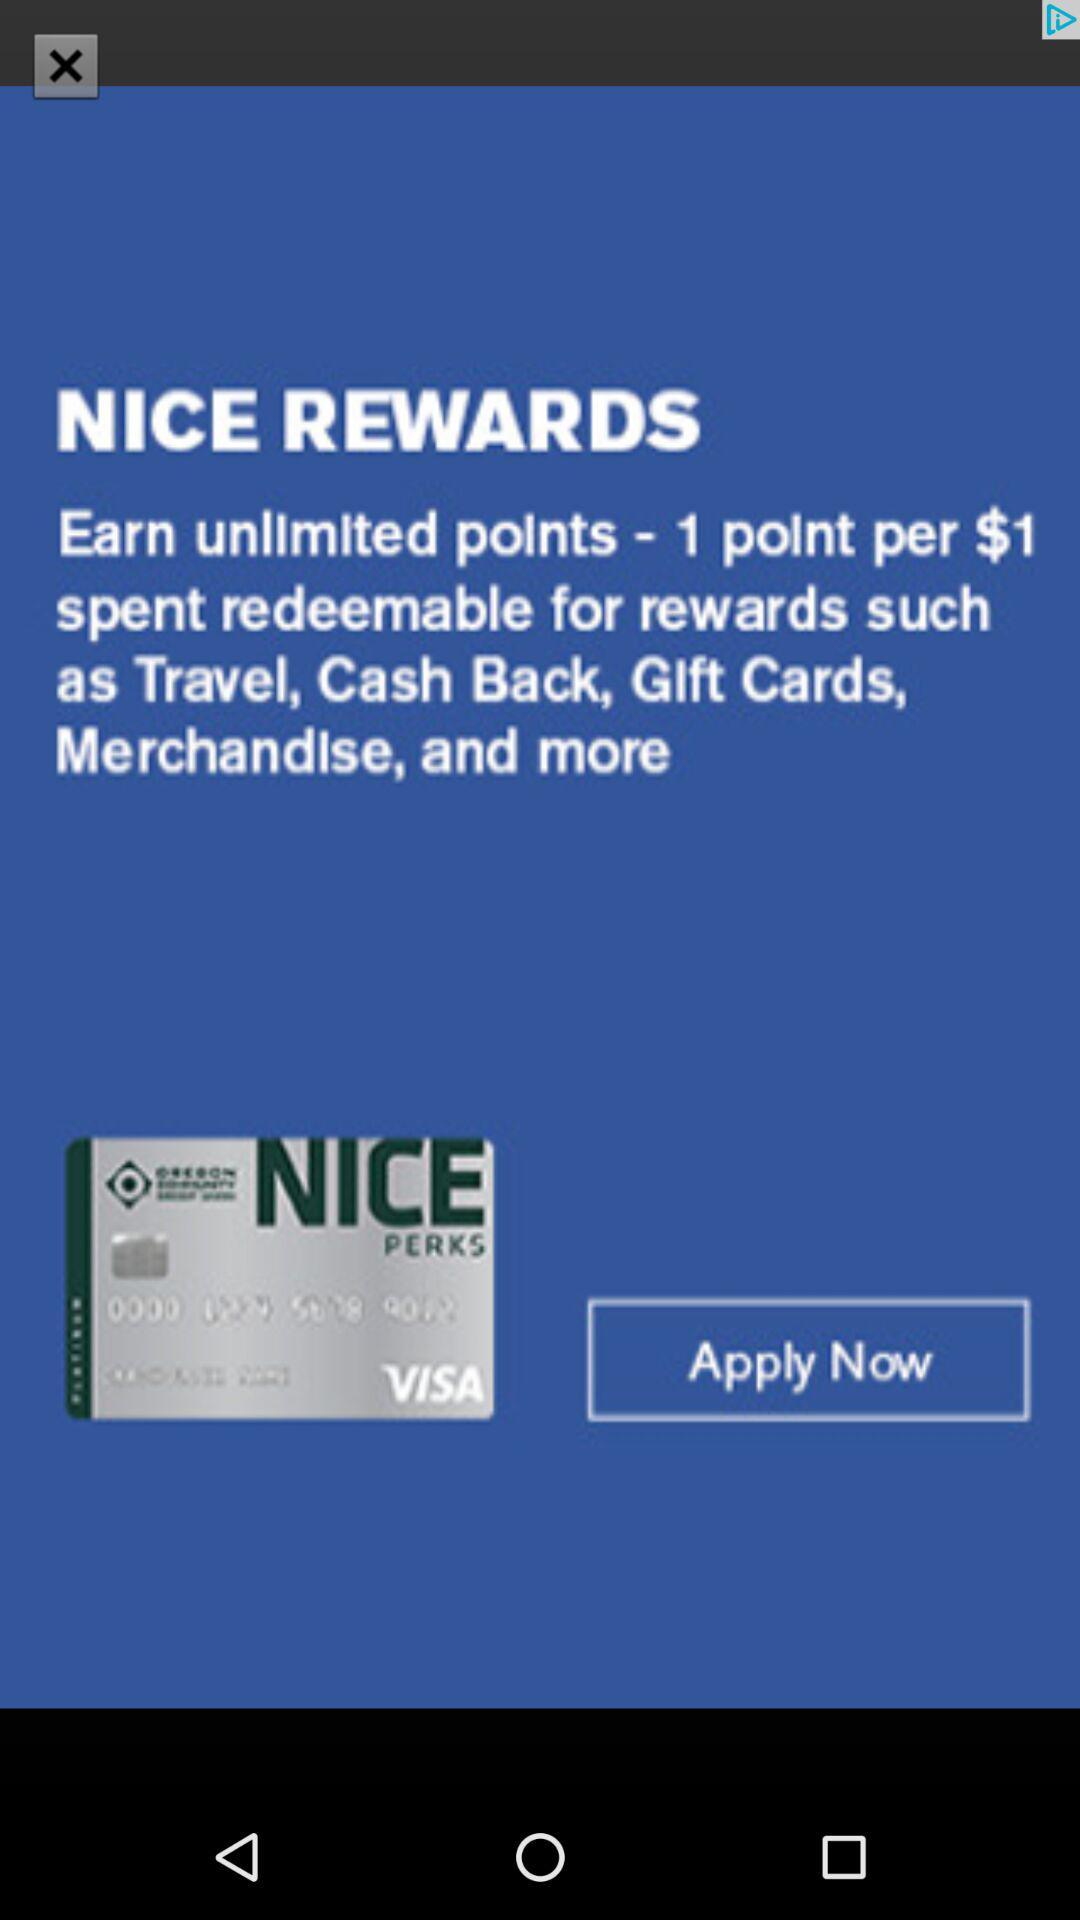  Describe the element at coordinates (64, 70) in the screenshot. I see `the close icon` at that location.